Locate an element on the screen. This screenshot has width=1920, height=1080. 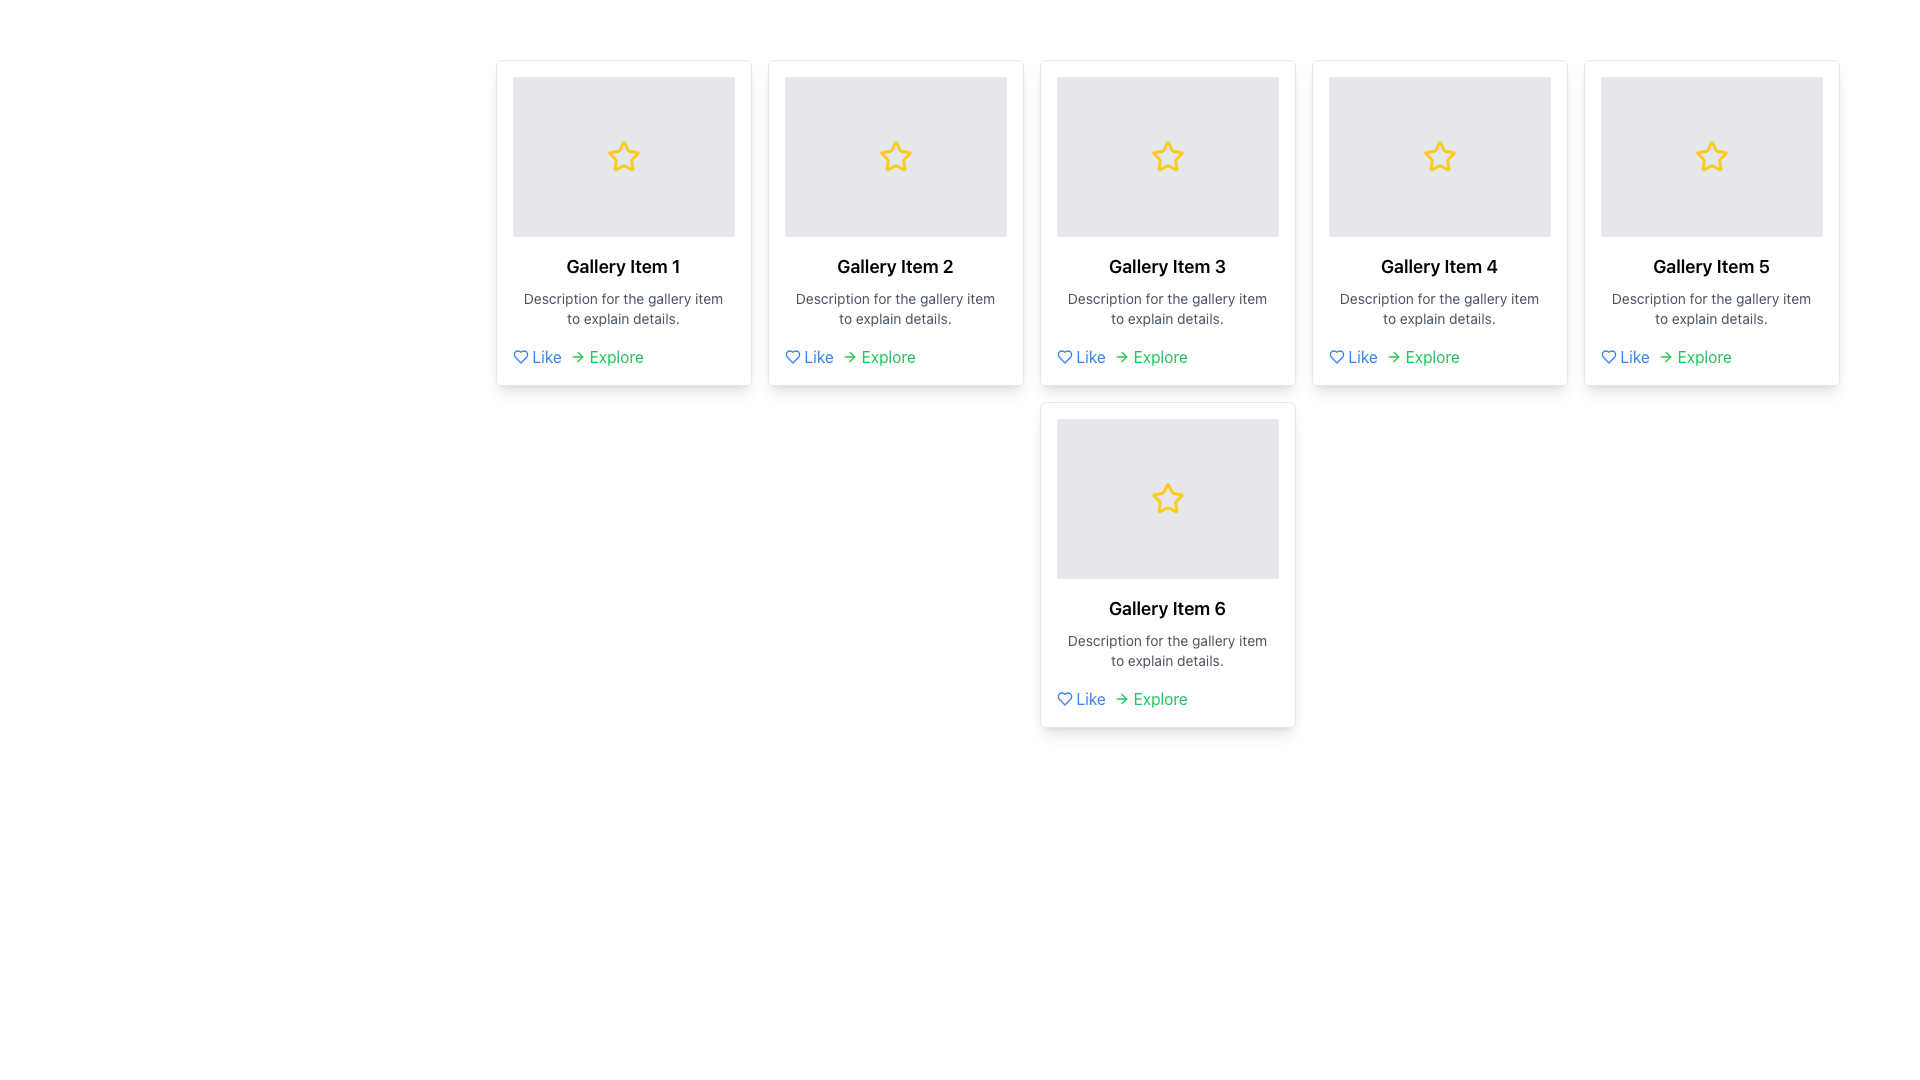
the blue heart-shaped icon within the 'Like' clickable text area is located at coordinates (791, 356).